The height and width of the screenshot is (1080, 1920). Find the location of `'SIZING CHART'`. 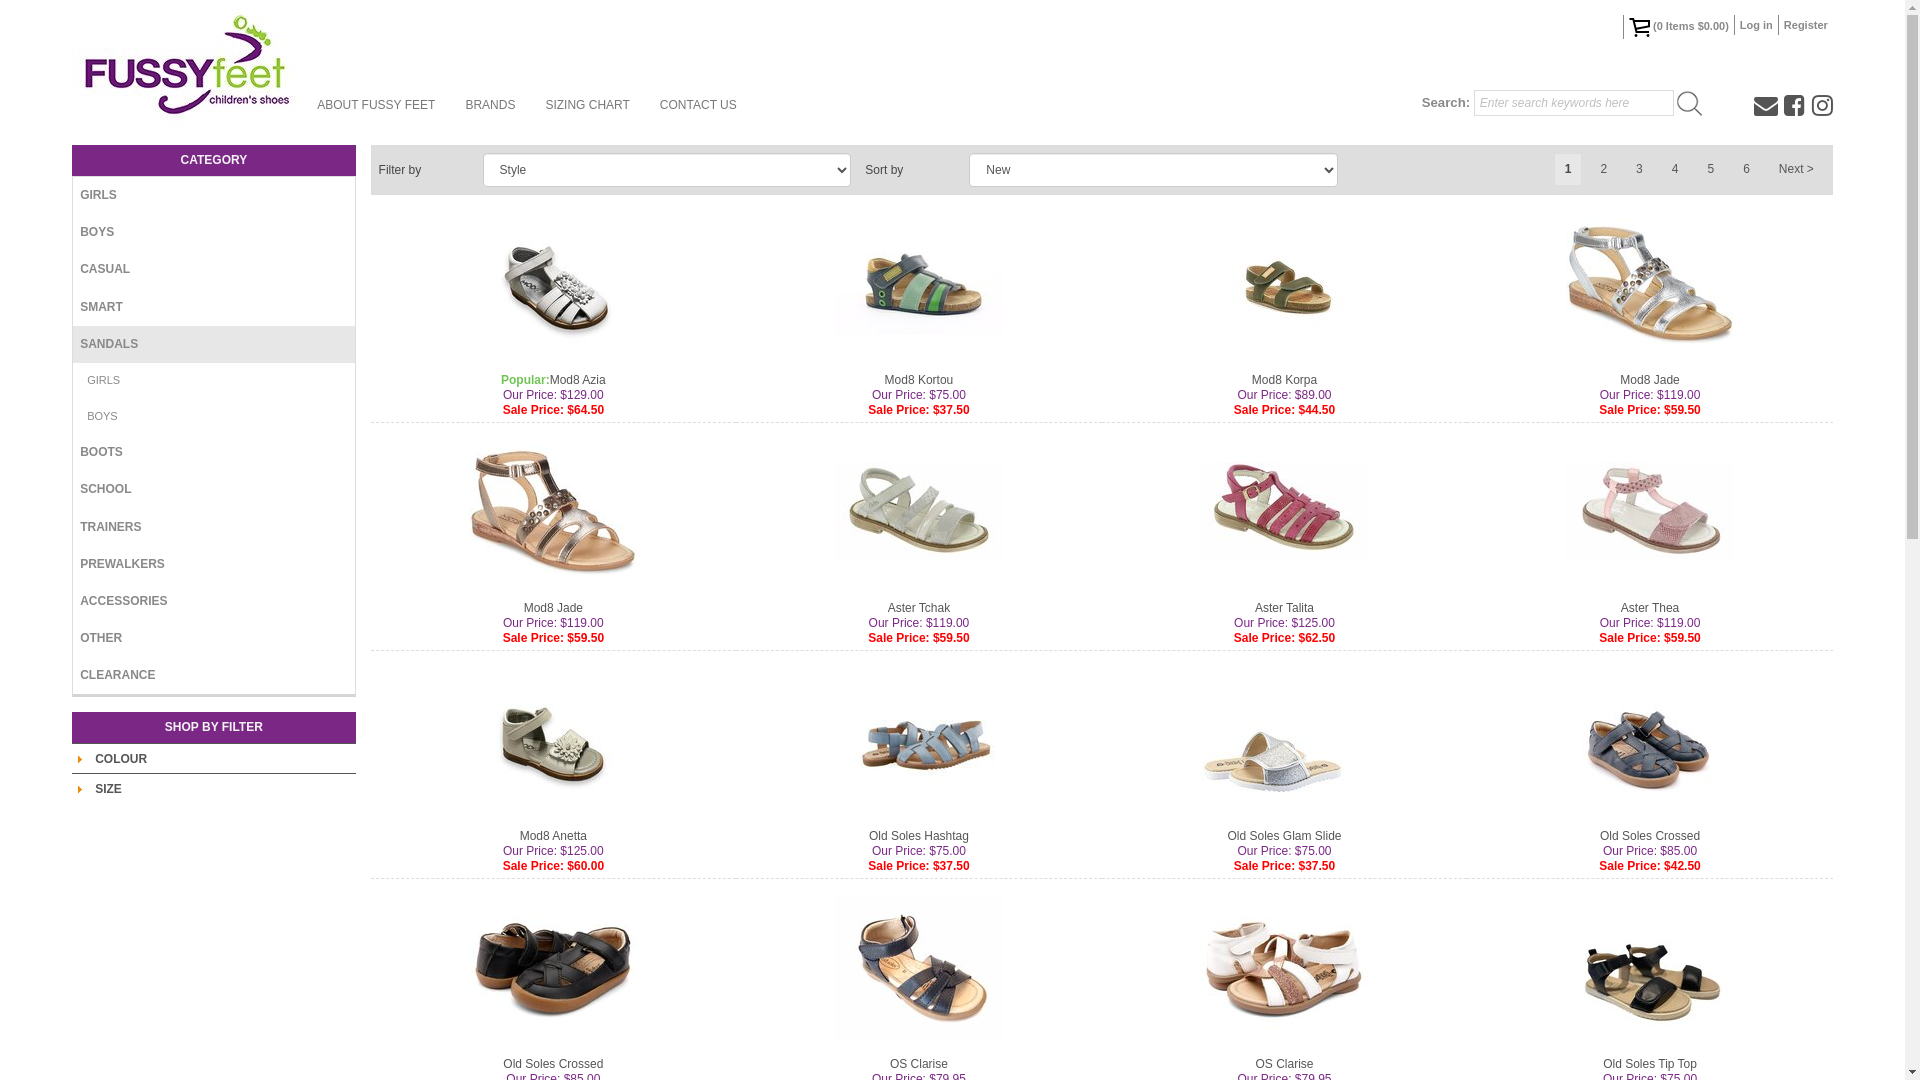

'SIZING CHART' is located at coordinates (585, 104).